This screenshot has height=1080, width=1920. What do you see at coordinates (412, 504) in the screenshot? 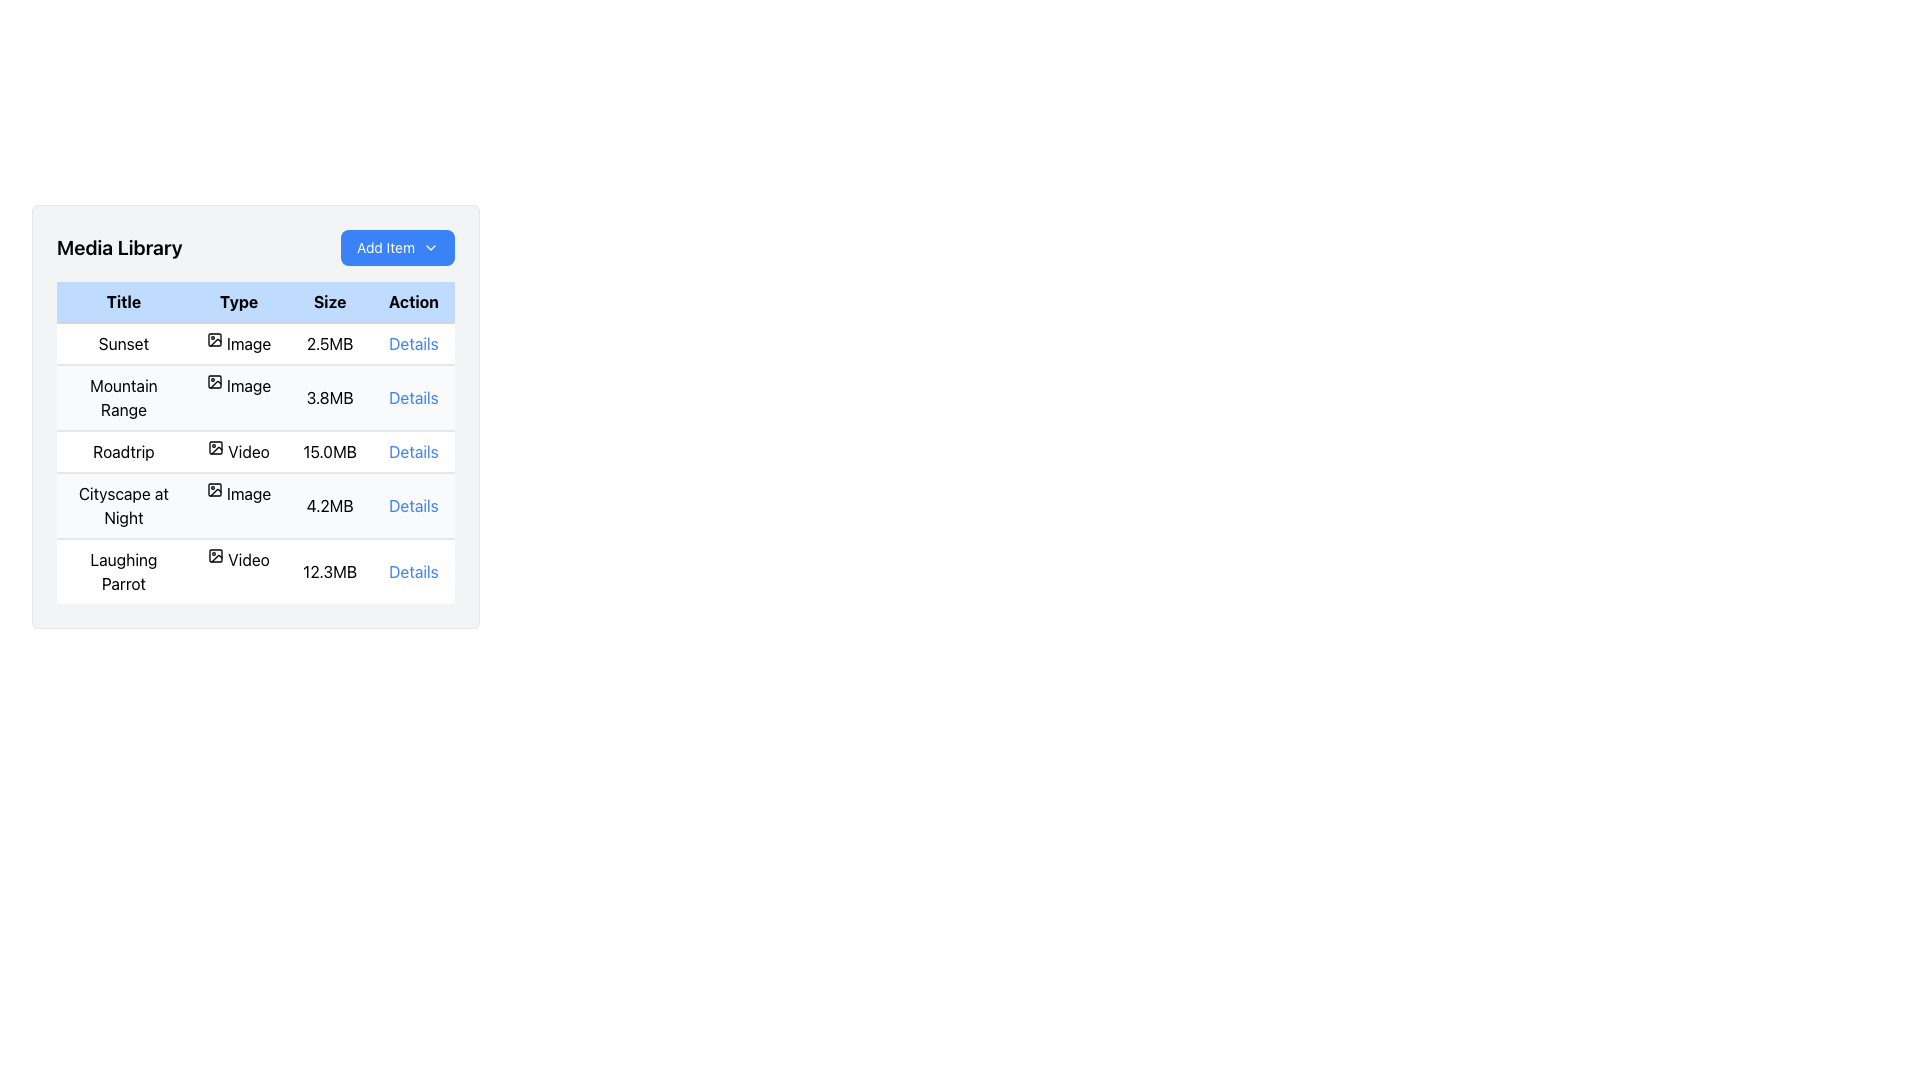
I see `the blue underlined text link labeled 'Details' in the 'Action' column of the fourth row` at bounding box center [412, 504].